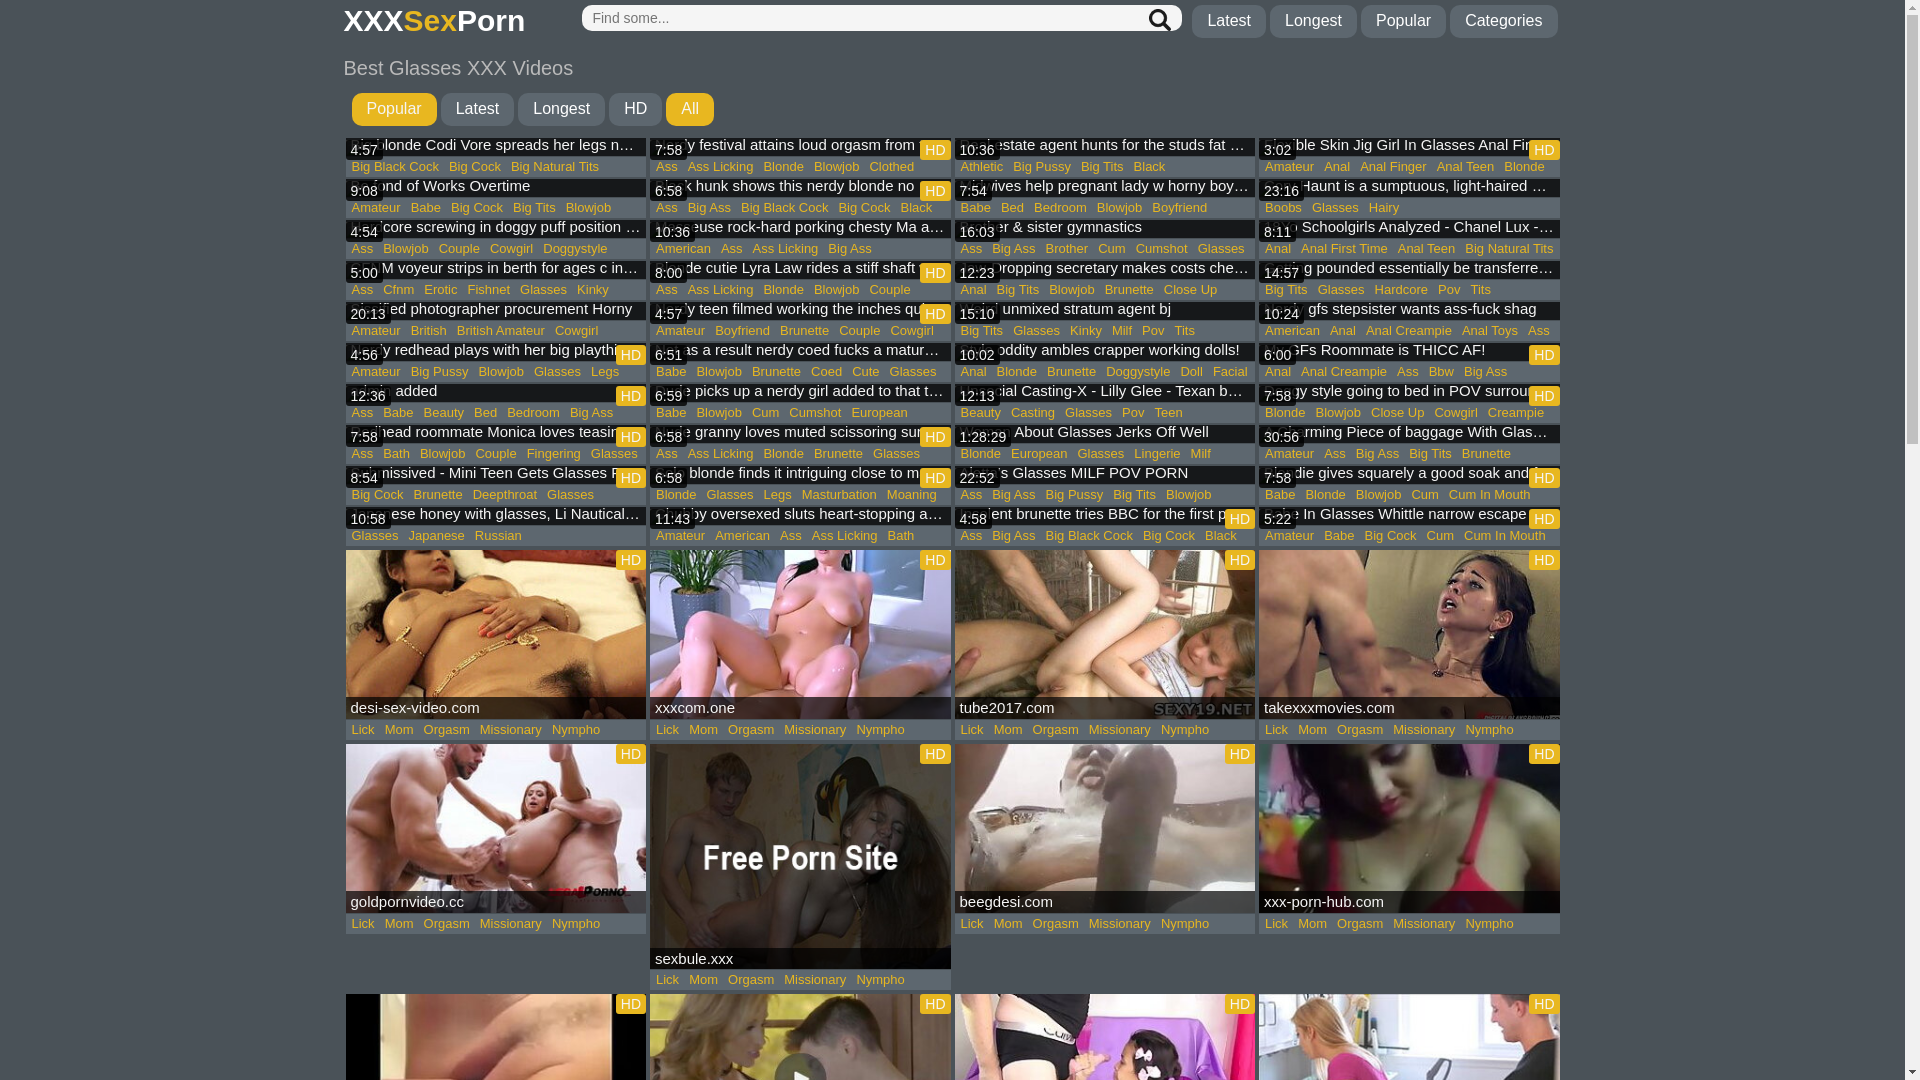  I want to click on 'Be fond of Works Overtime, so click(496, 189).